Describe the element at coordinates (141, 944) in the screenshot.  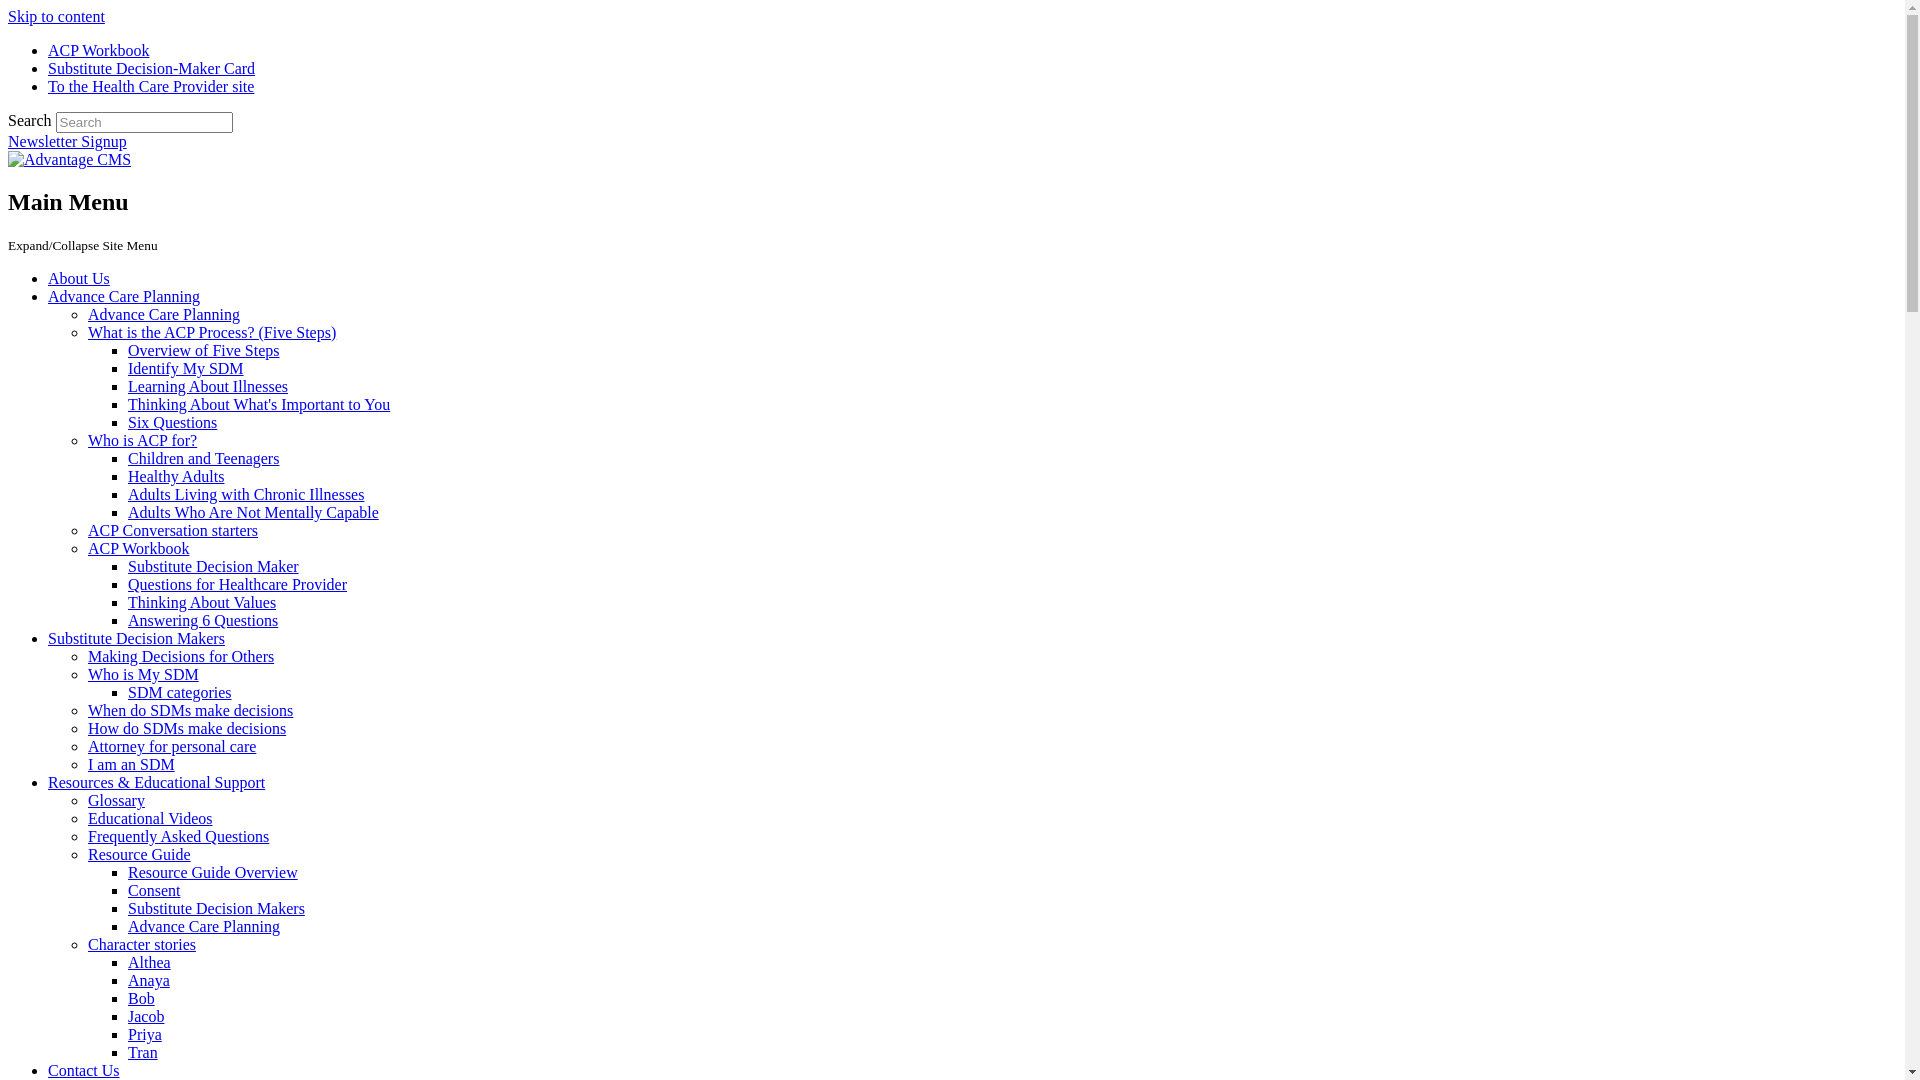
I see `'Character stories'` at that location.